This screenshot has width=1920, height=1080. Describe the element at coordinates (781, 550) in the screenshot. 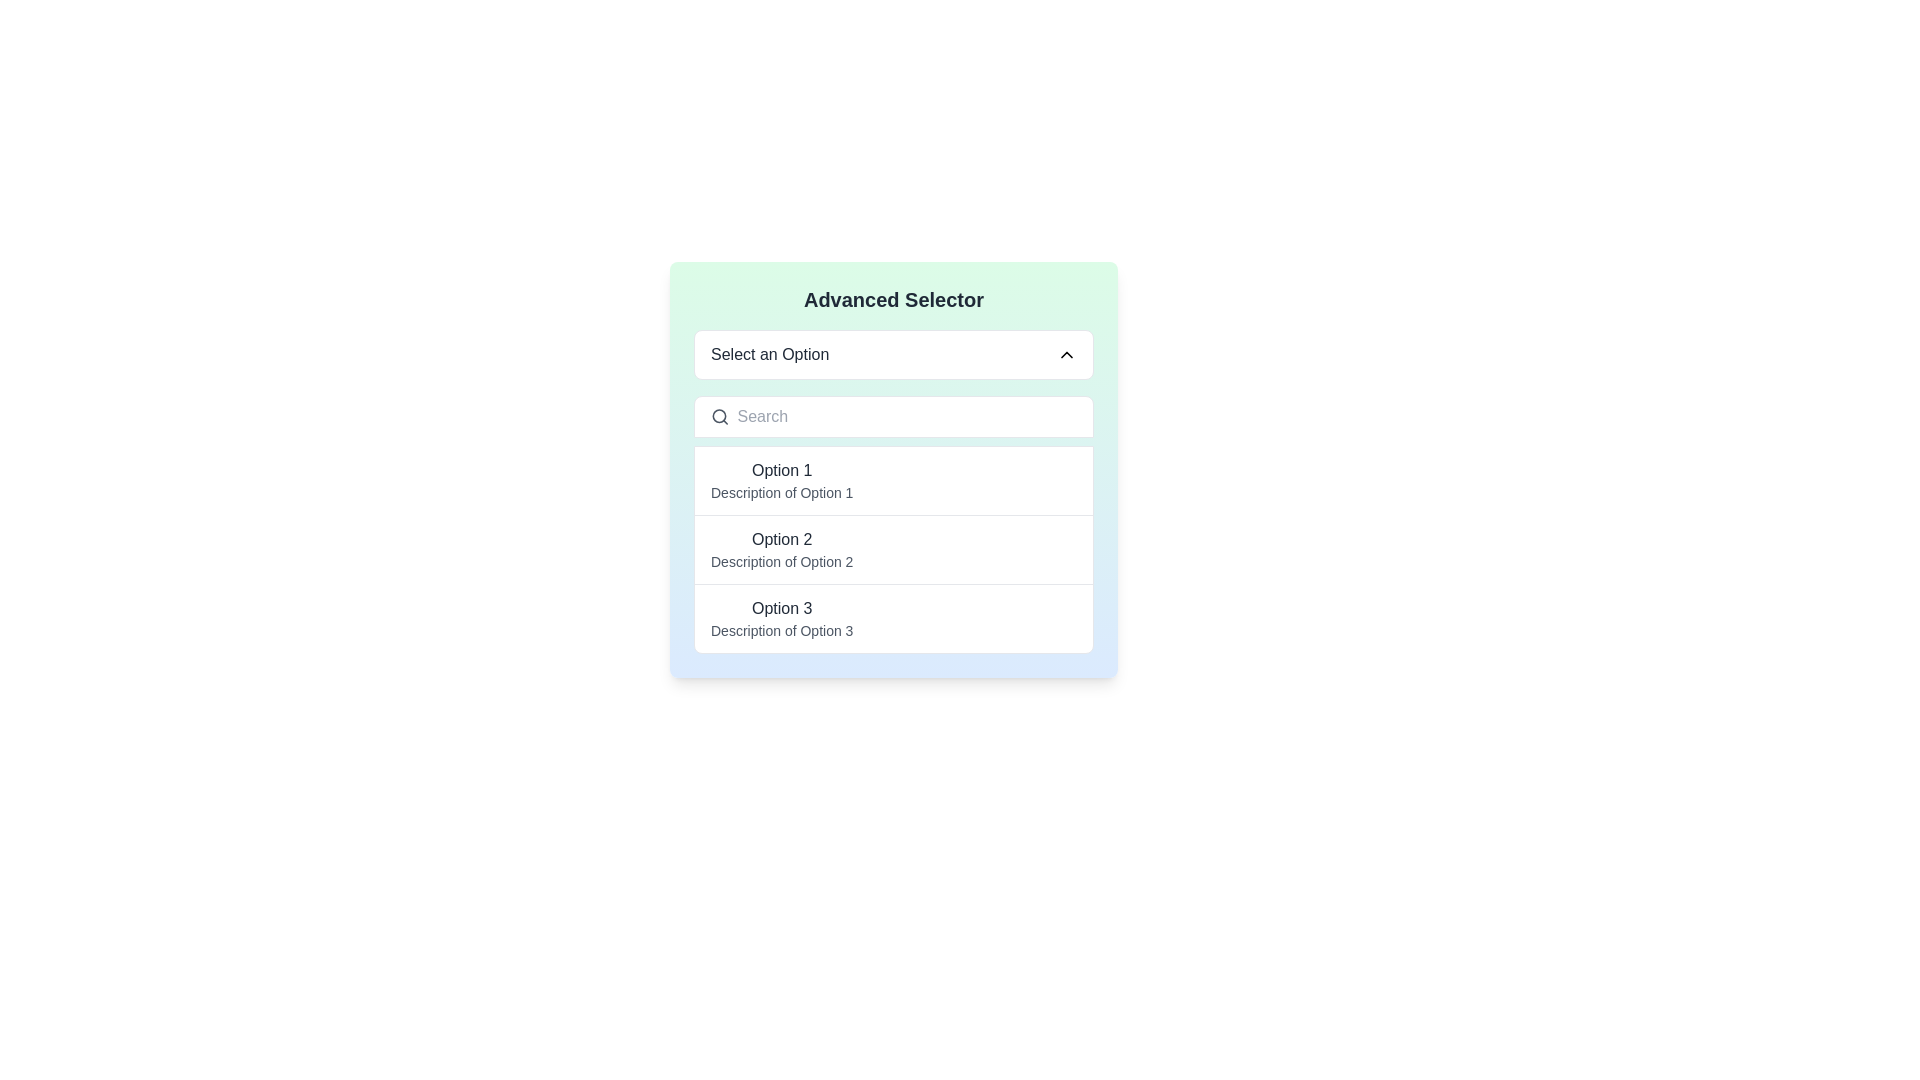

I see `the second item in the dropdown menu labeled 'Option 2'` at that location.